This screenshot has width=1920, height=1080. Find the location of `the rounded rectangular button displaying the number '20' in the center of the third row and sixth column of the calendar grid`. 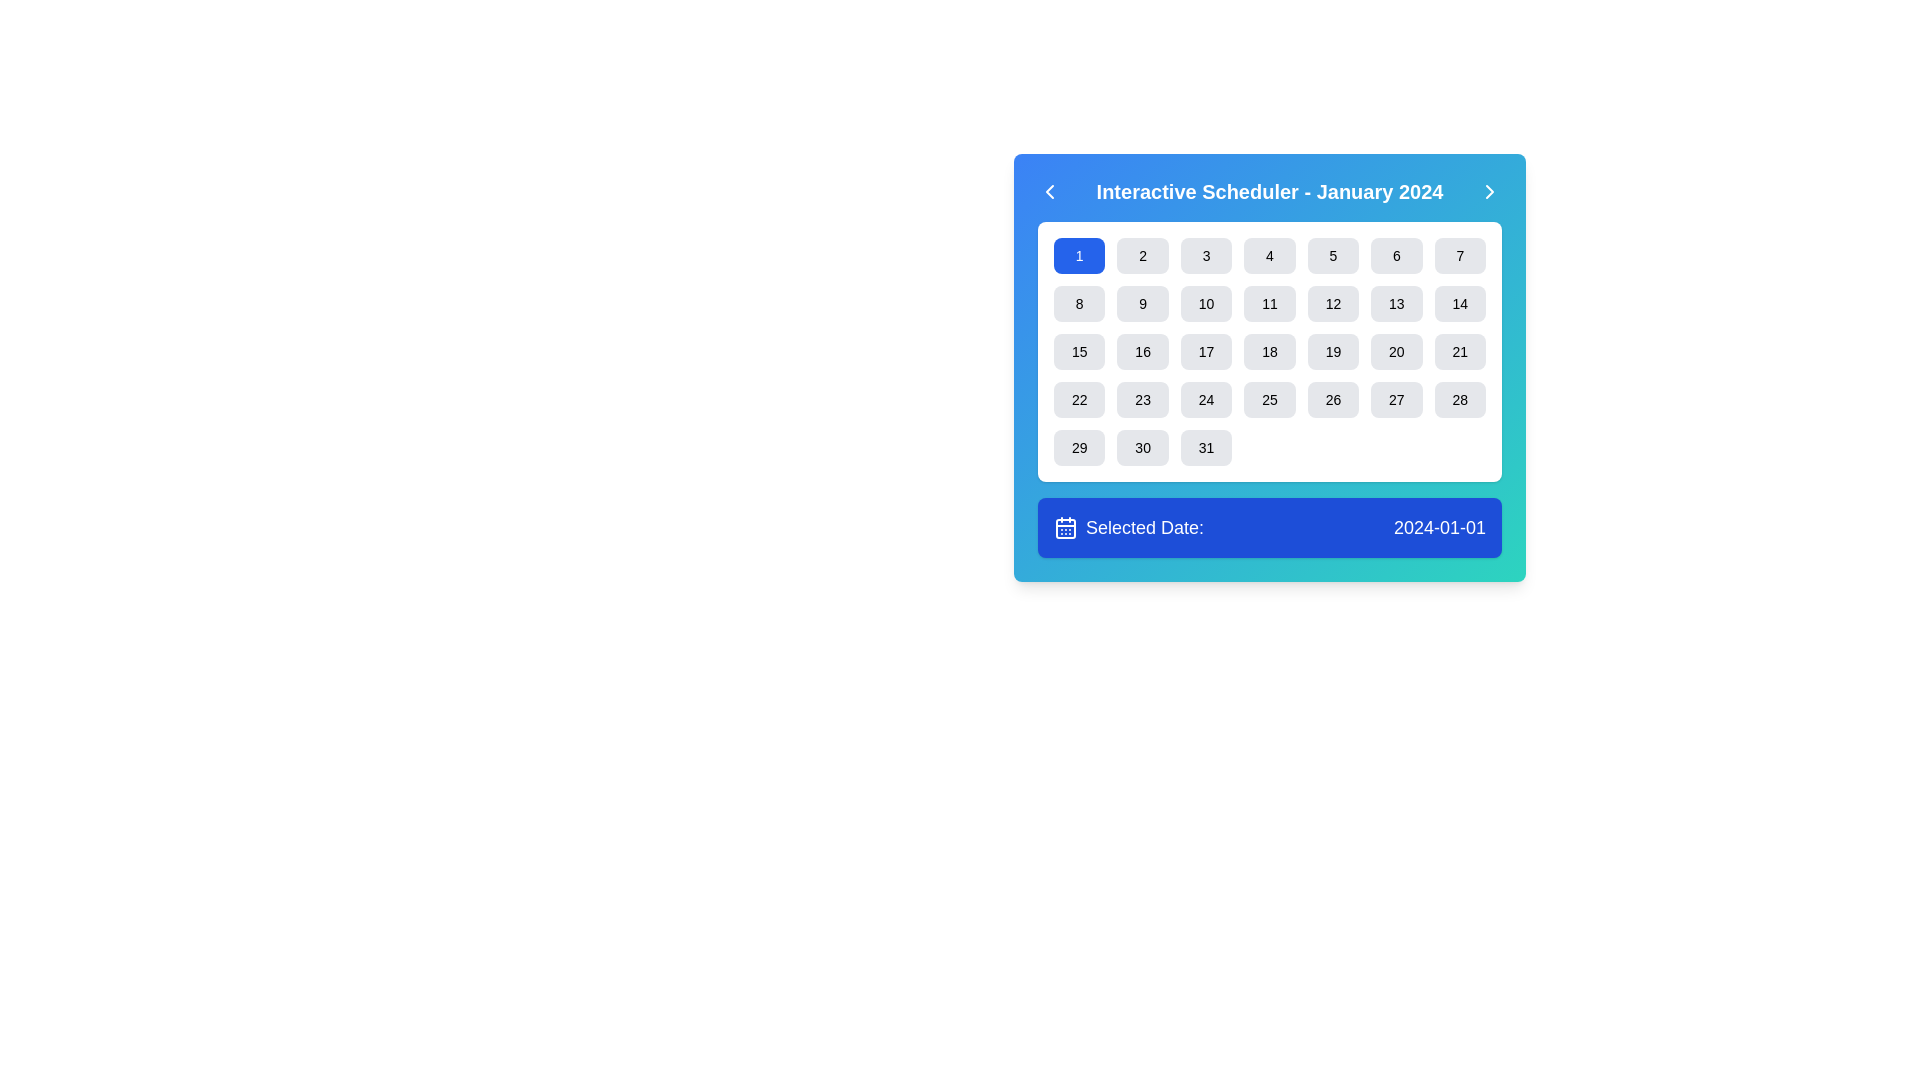

the rounded rectangular button displaying the number '20' in the center of the third row and sixth column of the calendar grid is located at coordinates (1395, 350).